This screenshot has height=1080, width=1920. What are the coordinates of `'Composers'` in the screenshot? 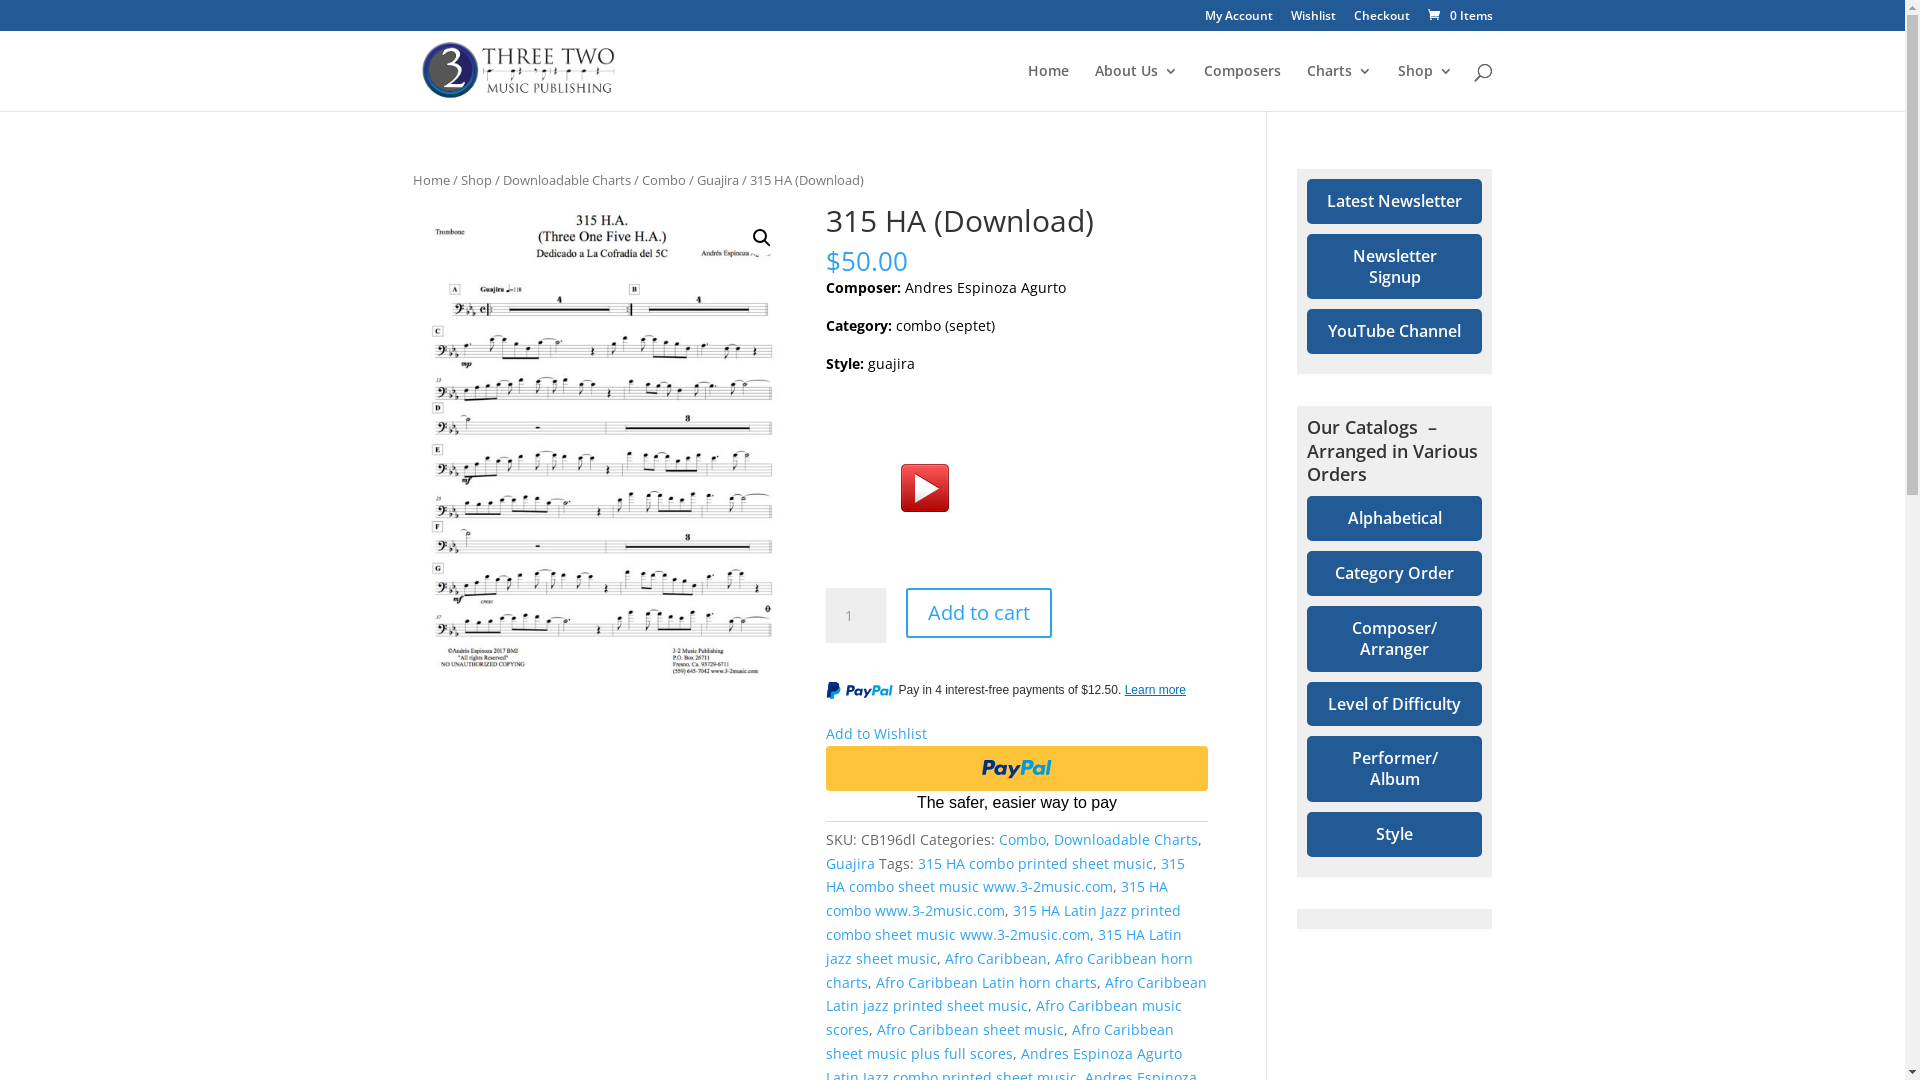 It's located at (1241, 86).